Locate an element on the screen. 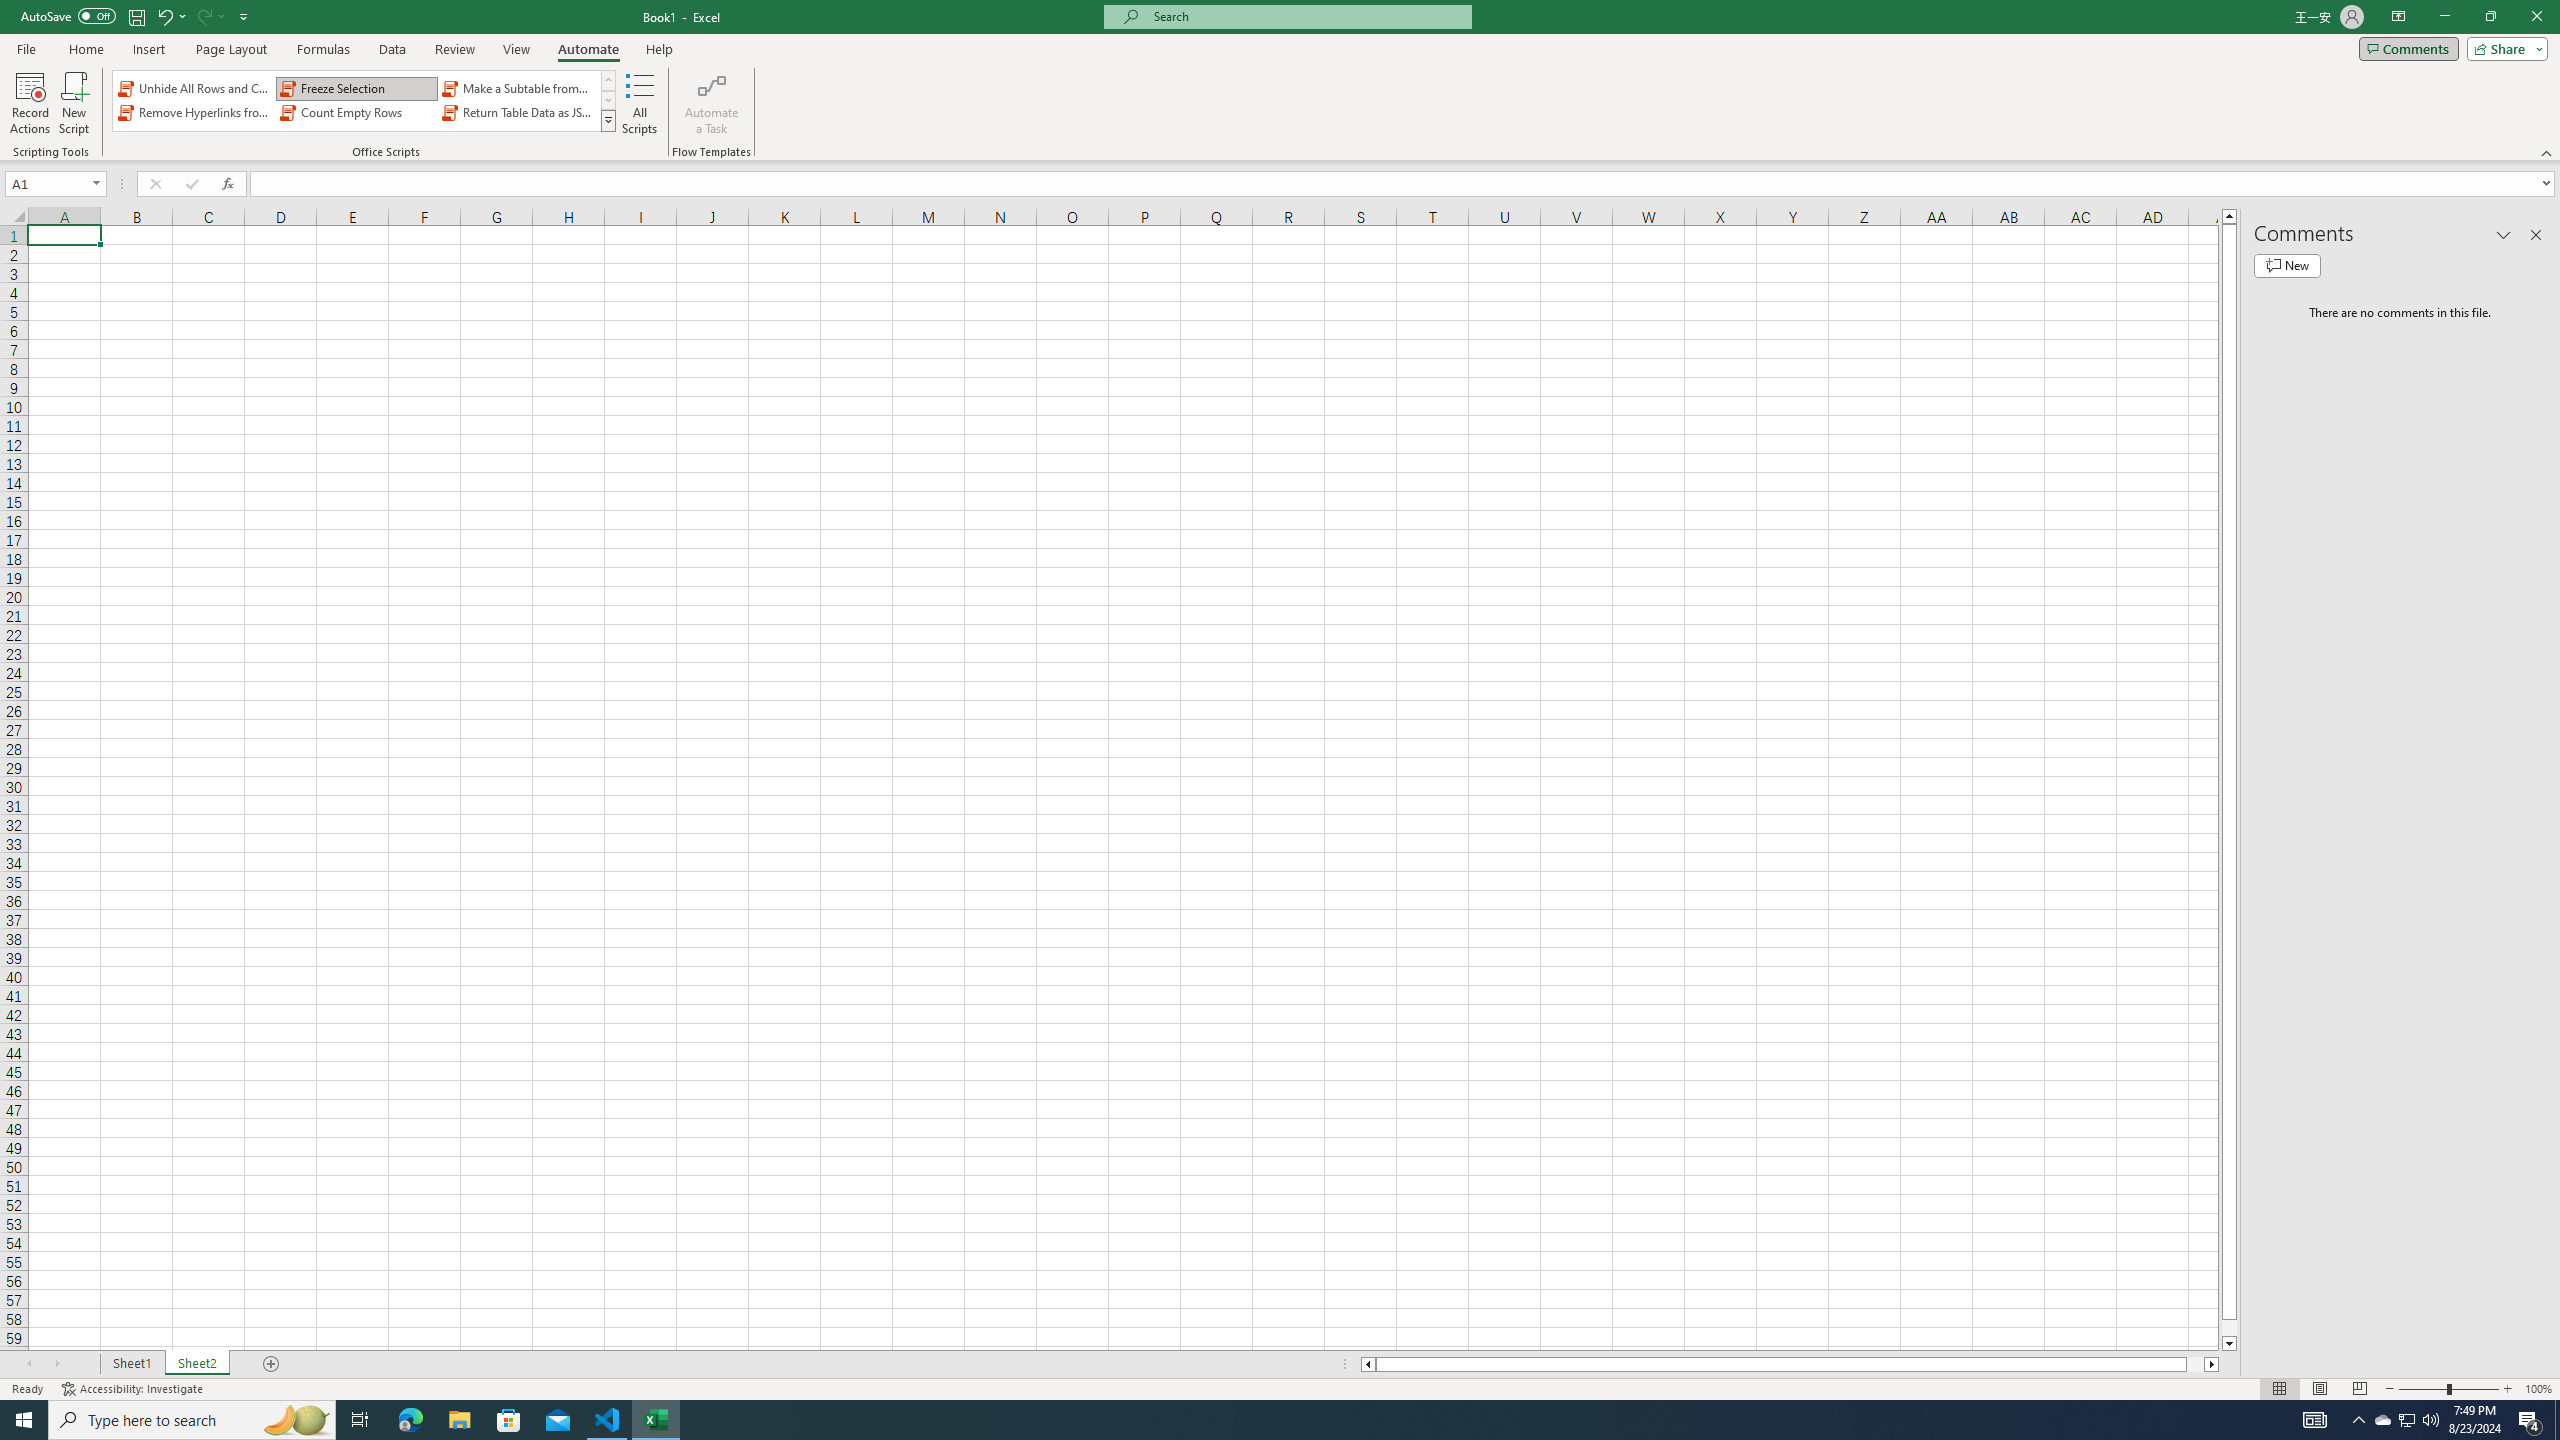 The height and width of the screenshot is (1440, 2560). 'AutomationID: OfficeScriptsGallery' is located at coordinates (363, 100).